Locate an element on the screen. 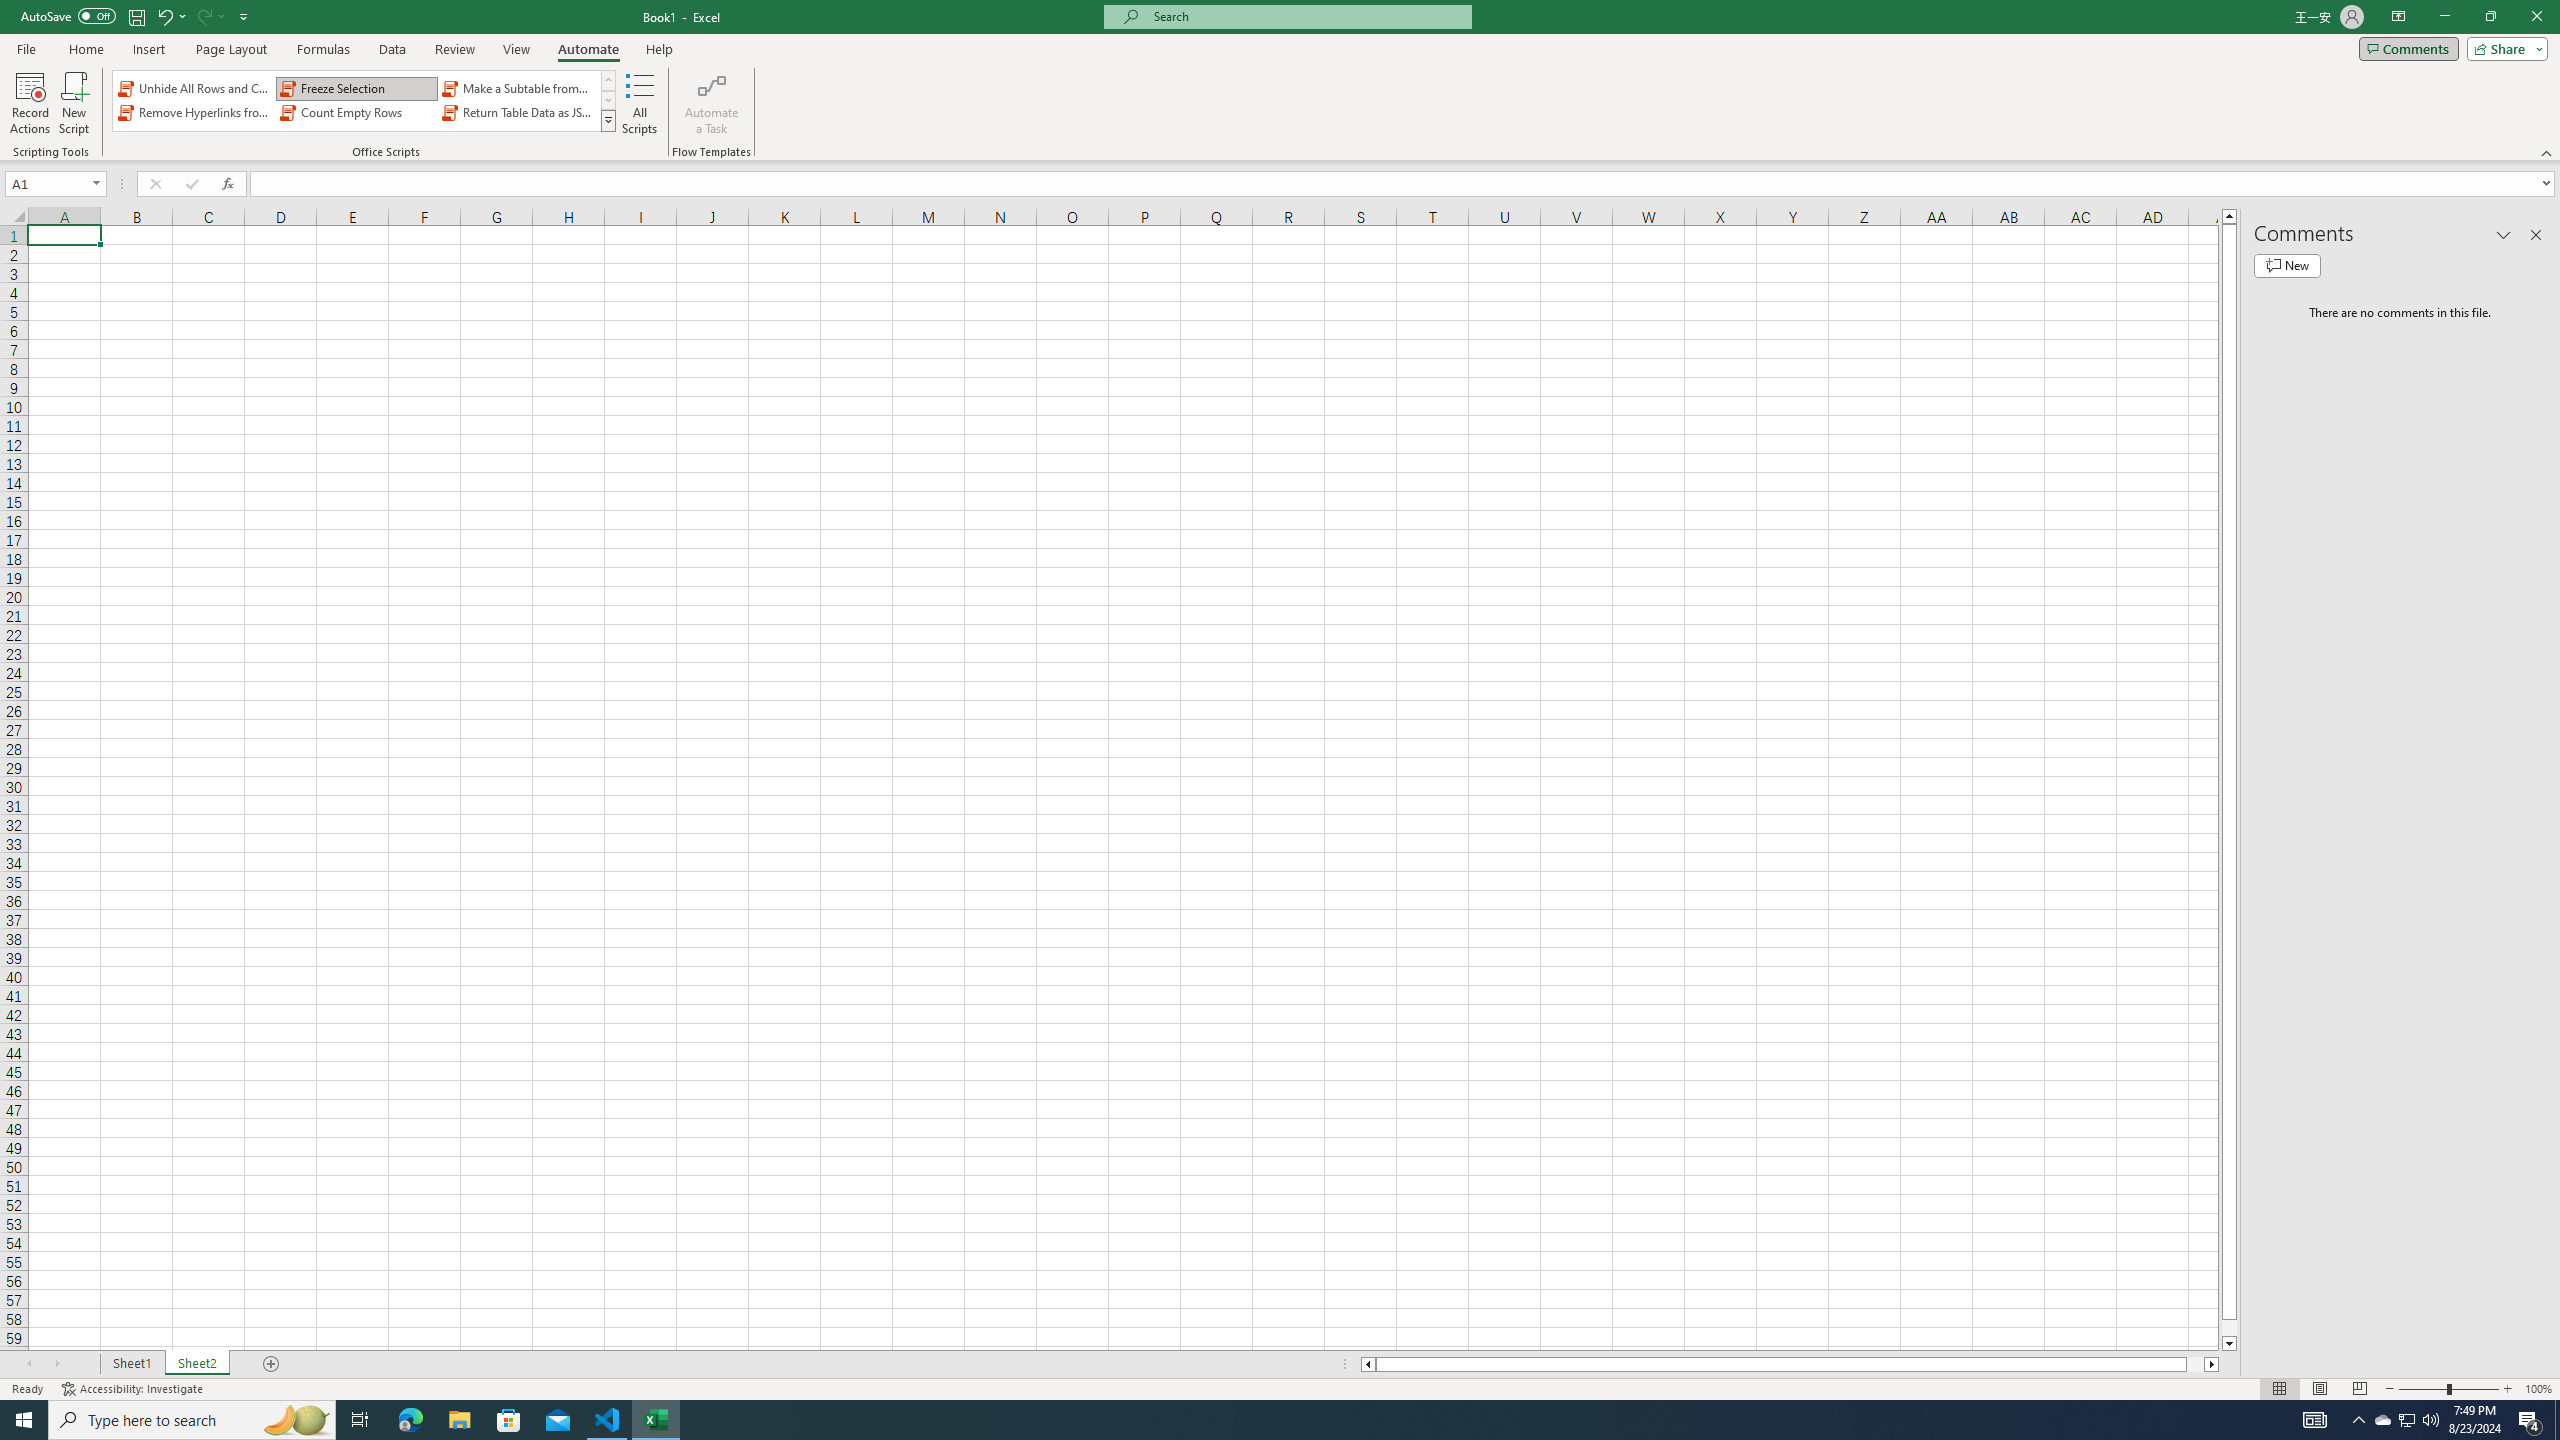 The height and width of the screenshot is (1440, 2560). 'AutomationID: OfficeScriptsGallery' is located at coordinates (363, 100).